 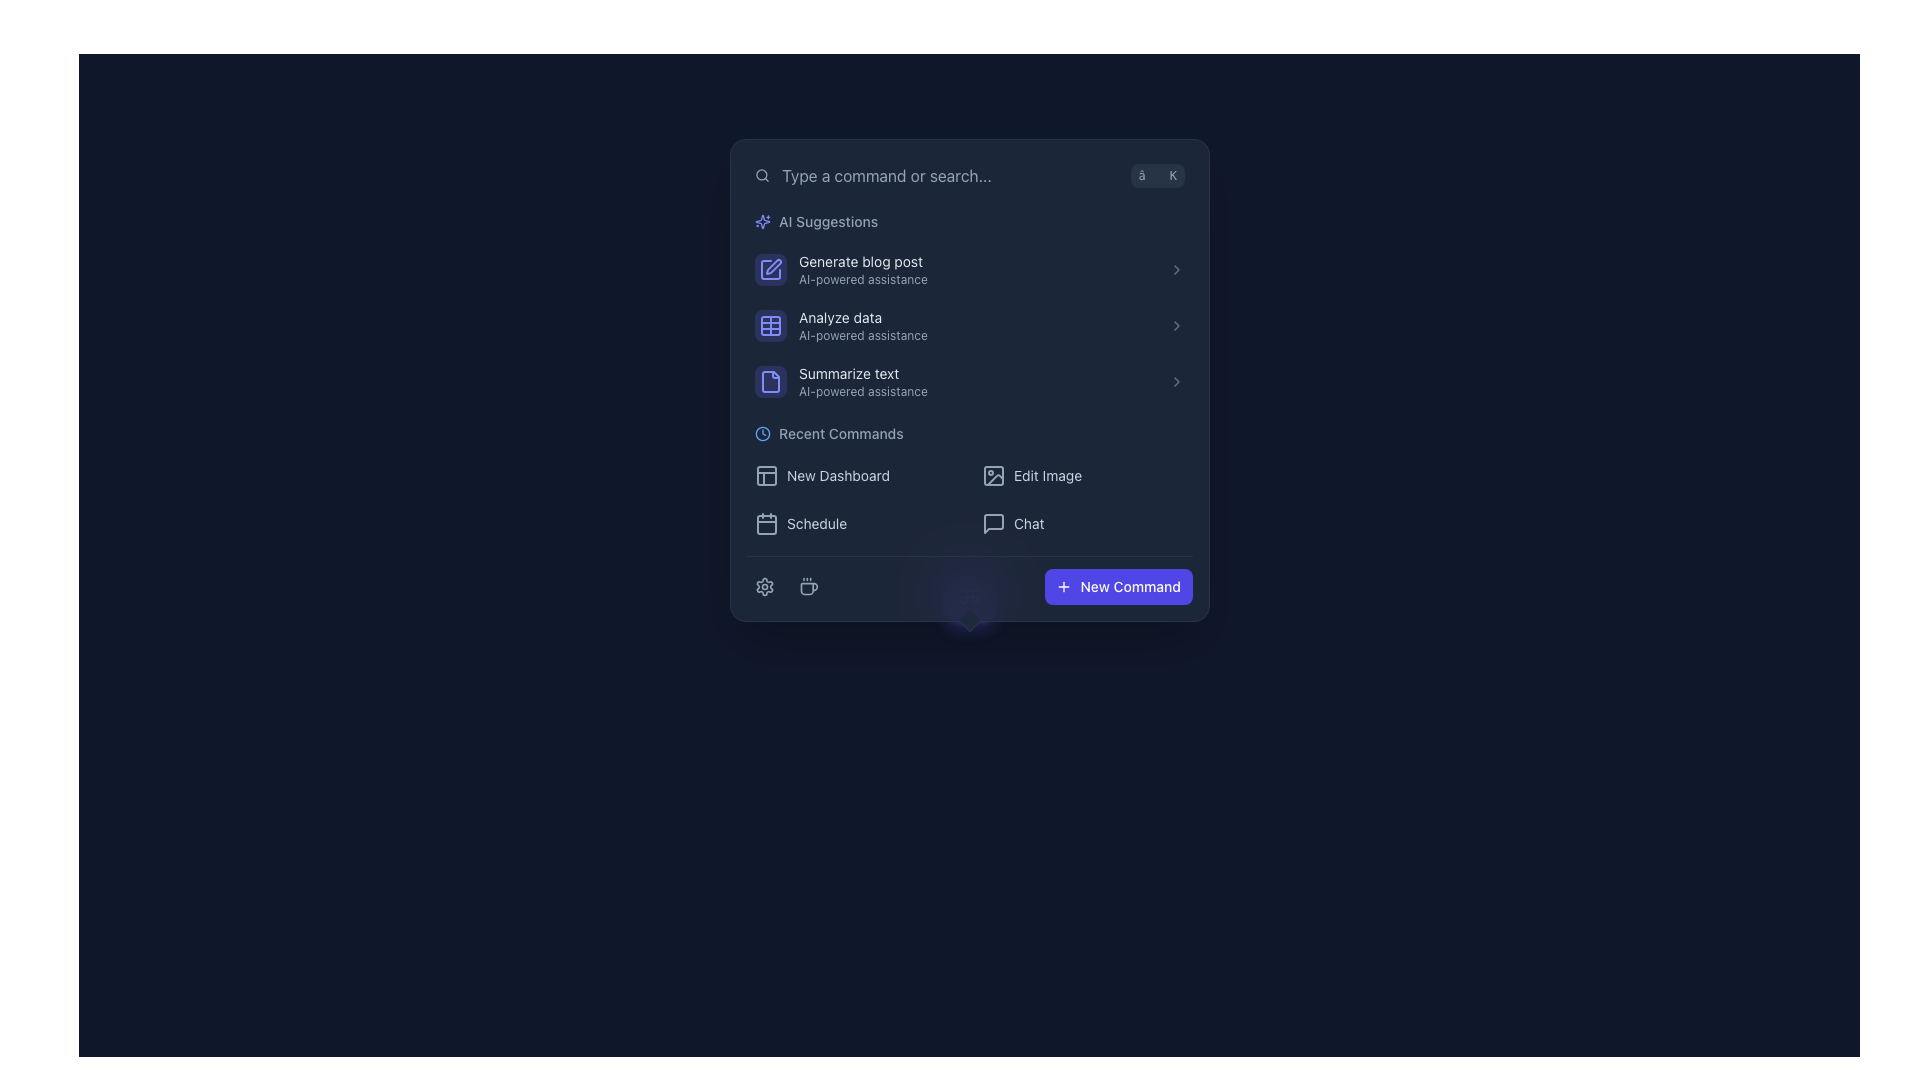 I want to click on the decorative pointer/anchor element at the bottom center of the dropdown component, which visually links to the originating button, so click(x=969, y=593).